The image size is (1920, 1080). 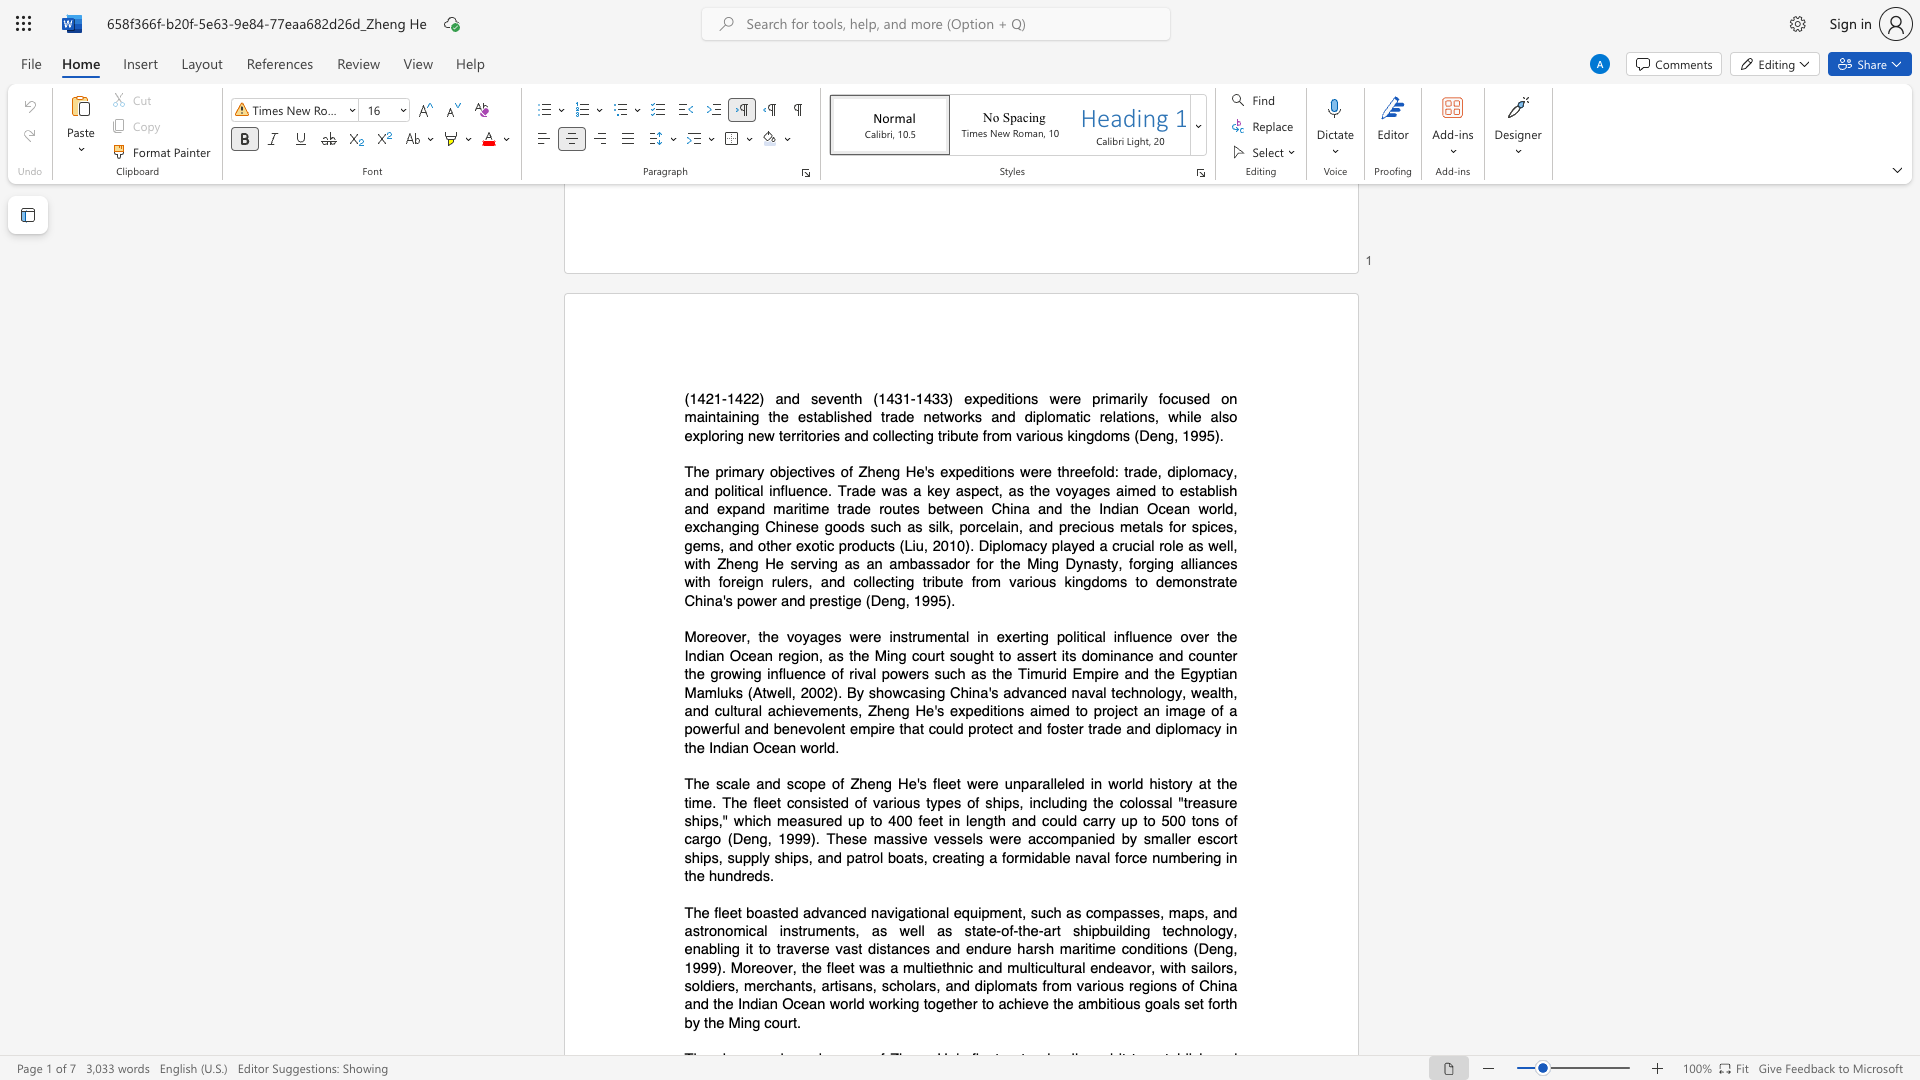 What do you see at coordinates (744, 930) in the screenshot?
I see `the subset text "ical instruments, as well a" within the text "The fleet boasted advanced navigational equipment, such as compasses, maps, and astronomical instruments, as well as"` at bounding box center [744, 930].